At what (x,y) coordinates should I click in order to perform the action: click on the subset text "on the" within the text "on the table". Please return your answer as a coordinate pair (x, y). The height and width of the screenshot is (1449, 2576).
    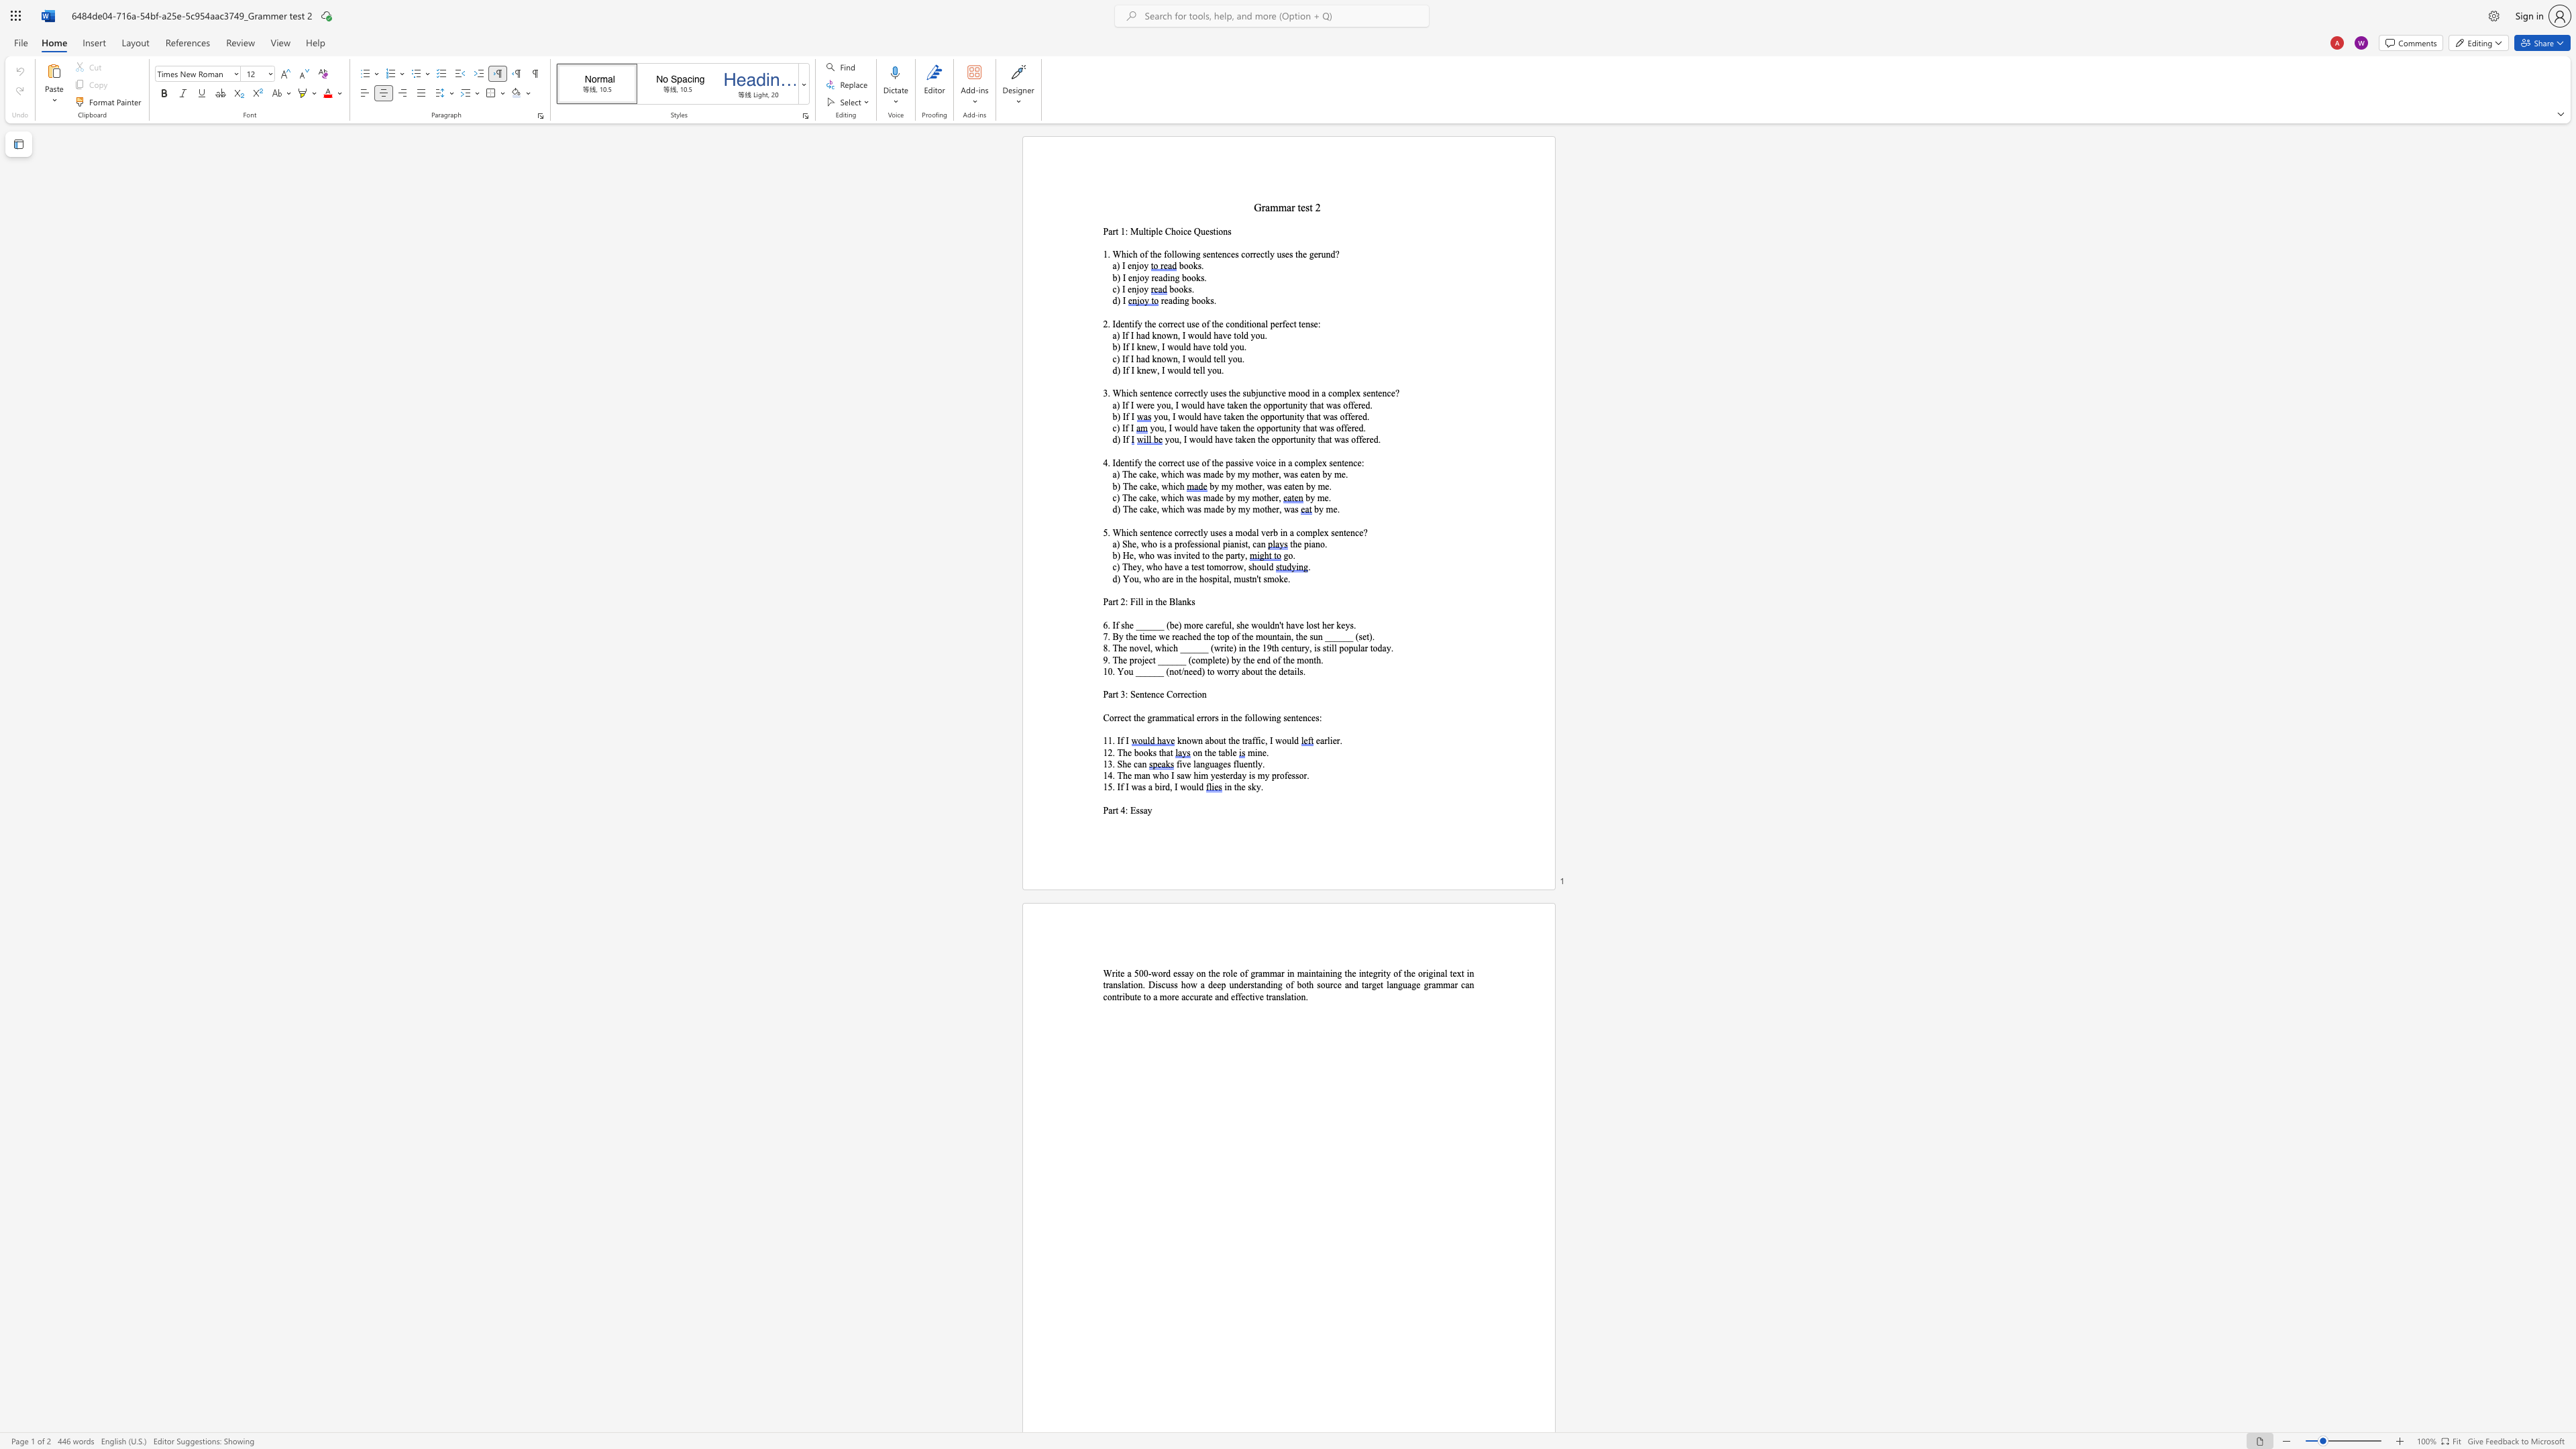
    Looking at the image, I should click on (1192, 752).